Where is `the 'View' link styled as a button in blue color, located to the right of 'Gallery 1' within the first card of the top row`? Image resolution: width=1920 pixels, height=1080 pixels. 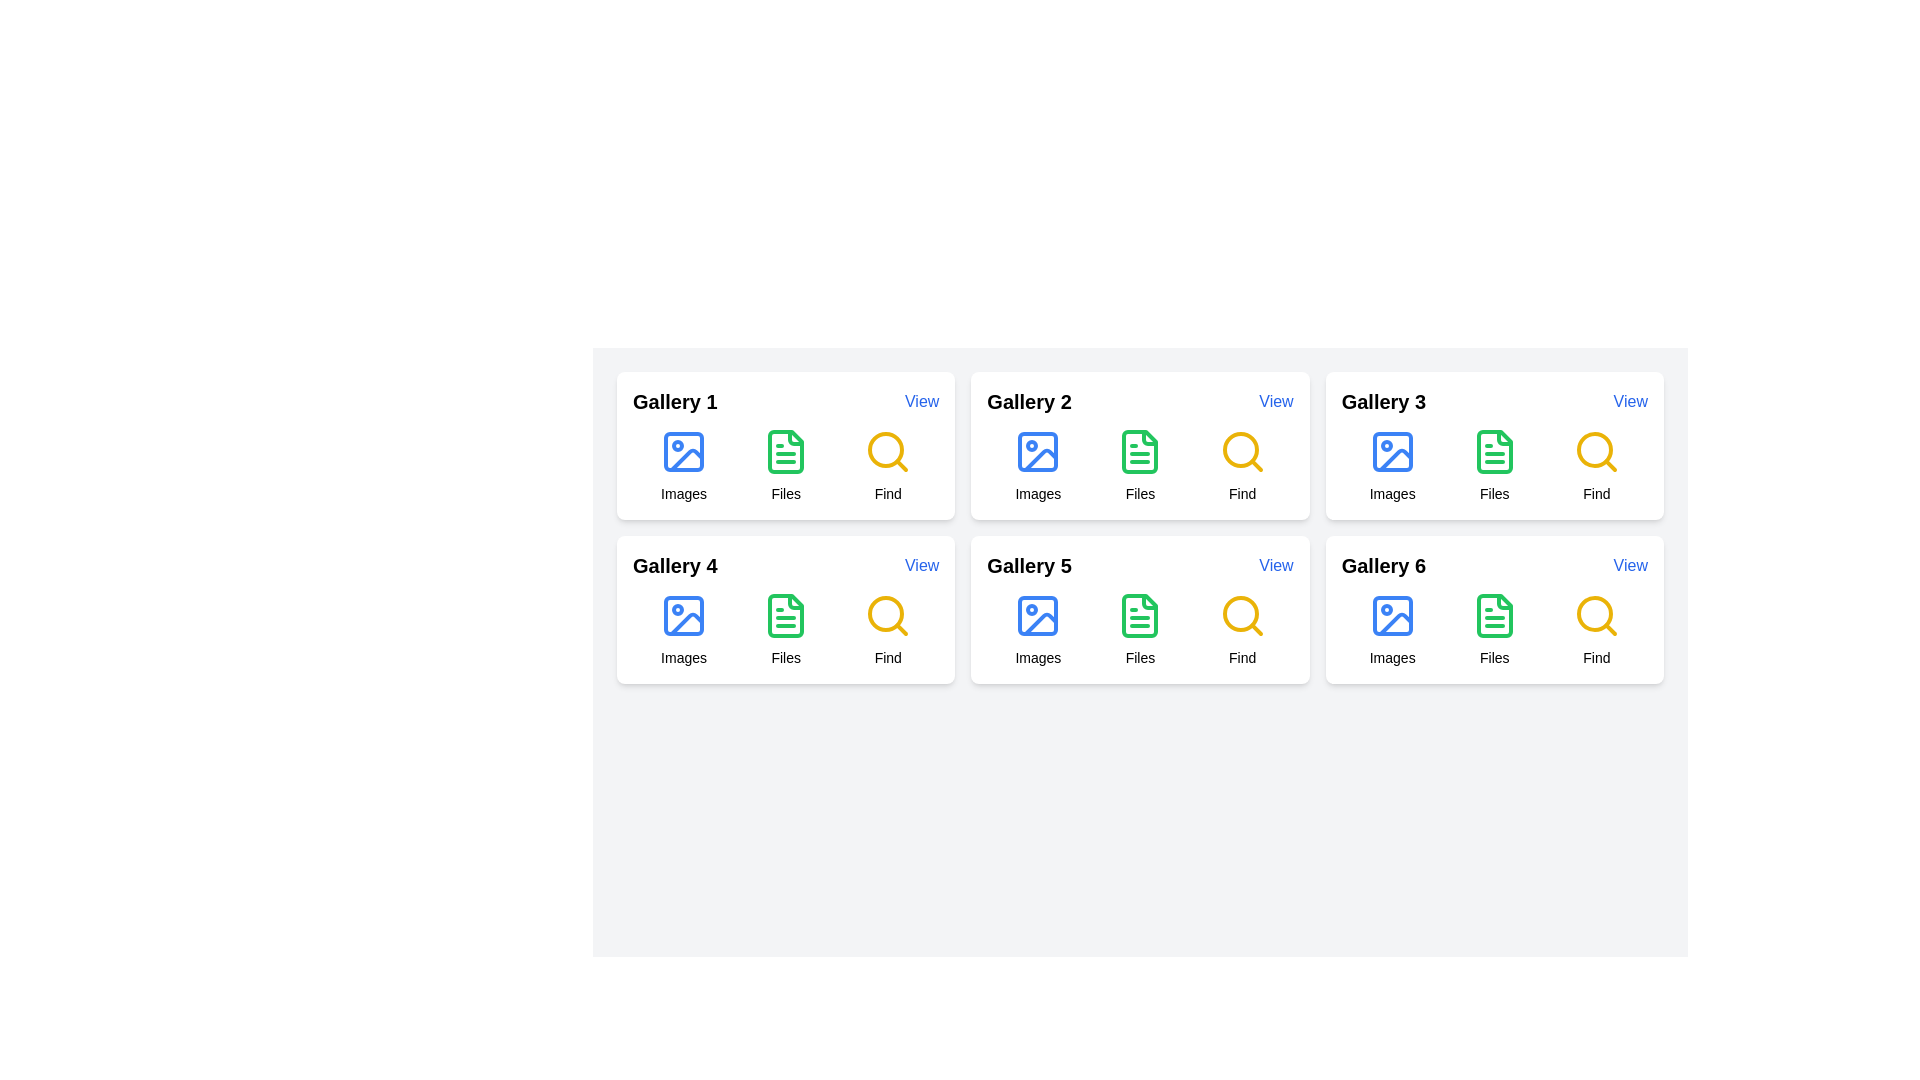
the 'View' link styled as a button in blue color, located to the right of 'Gallery 1' within the first card of the top row is located at coordinates (920, 401).